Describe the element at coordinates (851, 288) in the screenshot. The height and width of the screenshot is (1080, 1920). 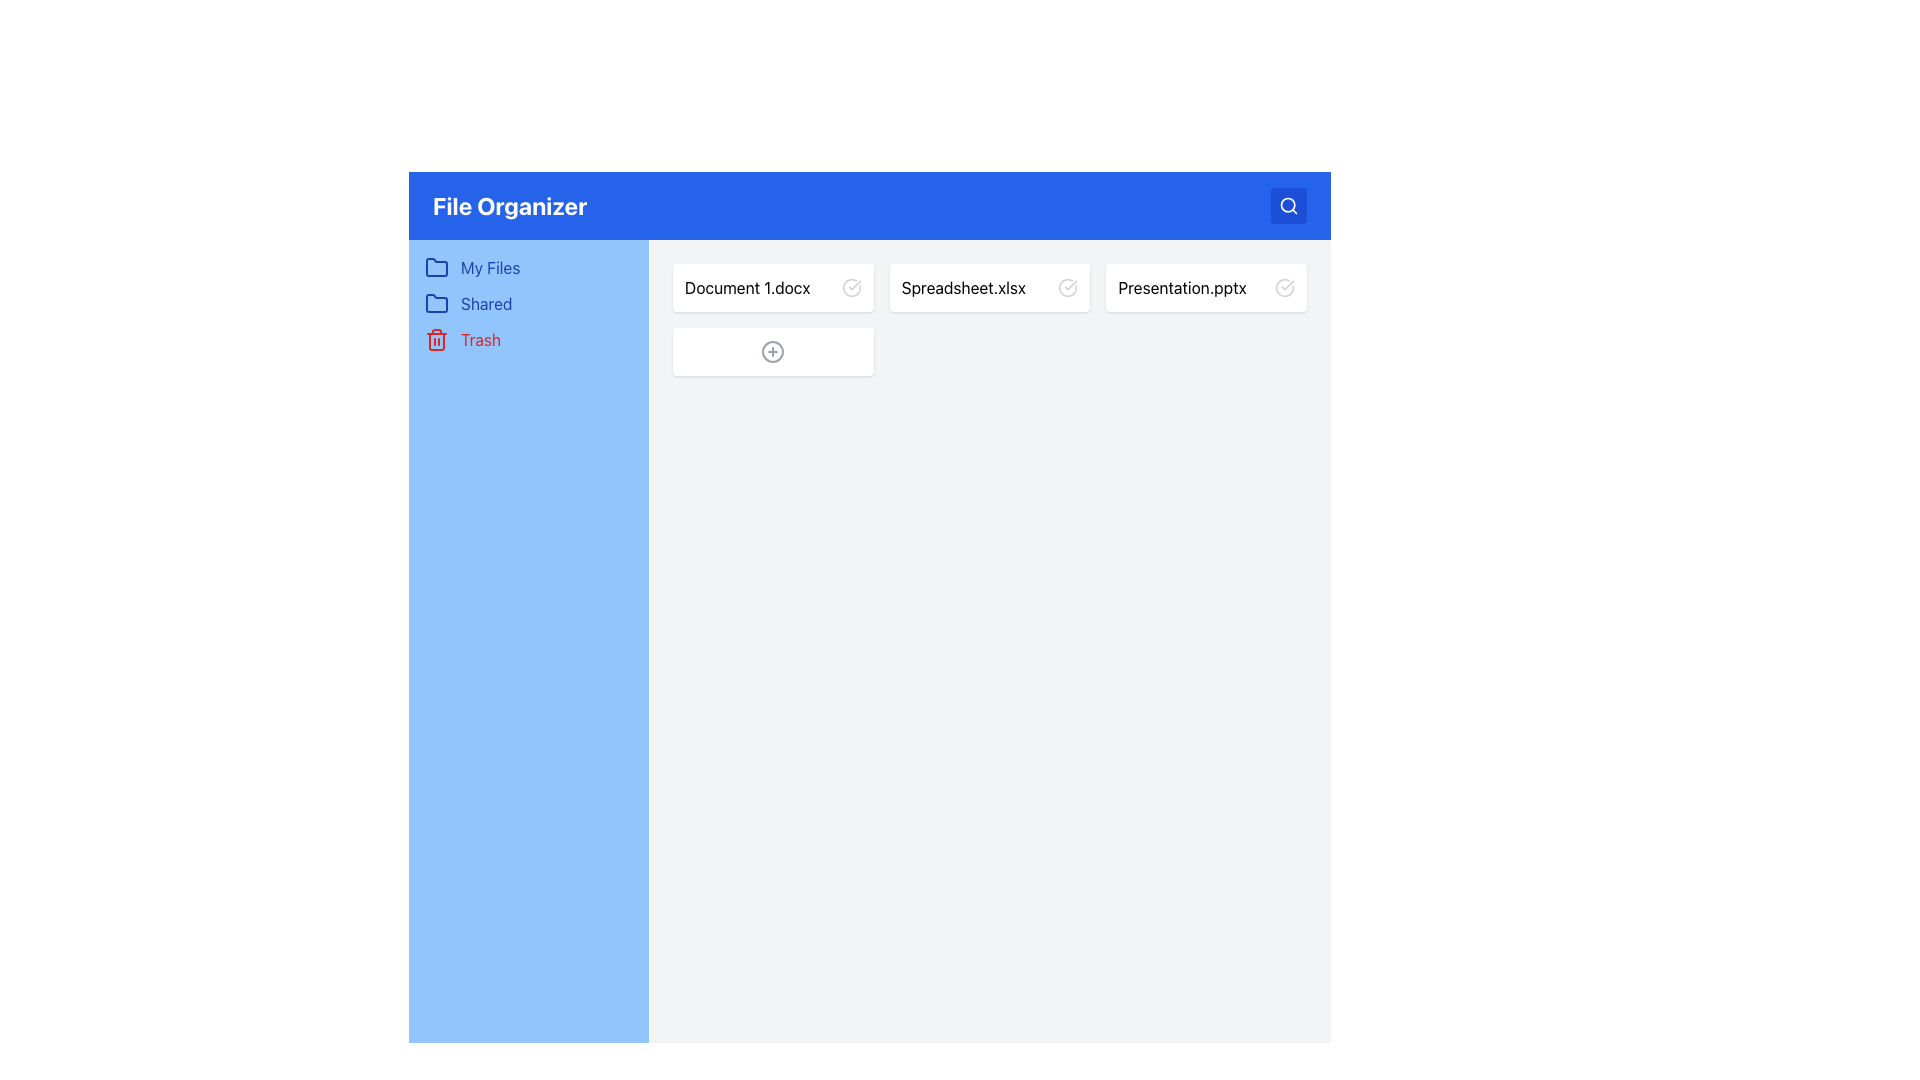
I see `the status indicator located to the right of the text label 'Document 1.docx' within the card representing the document` at that location.